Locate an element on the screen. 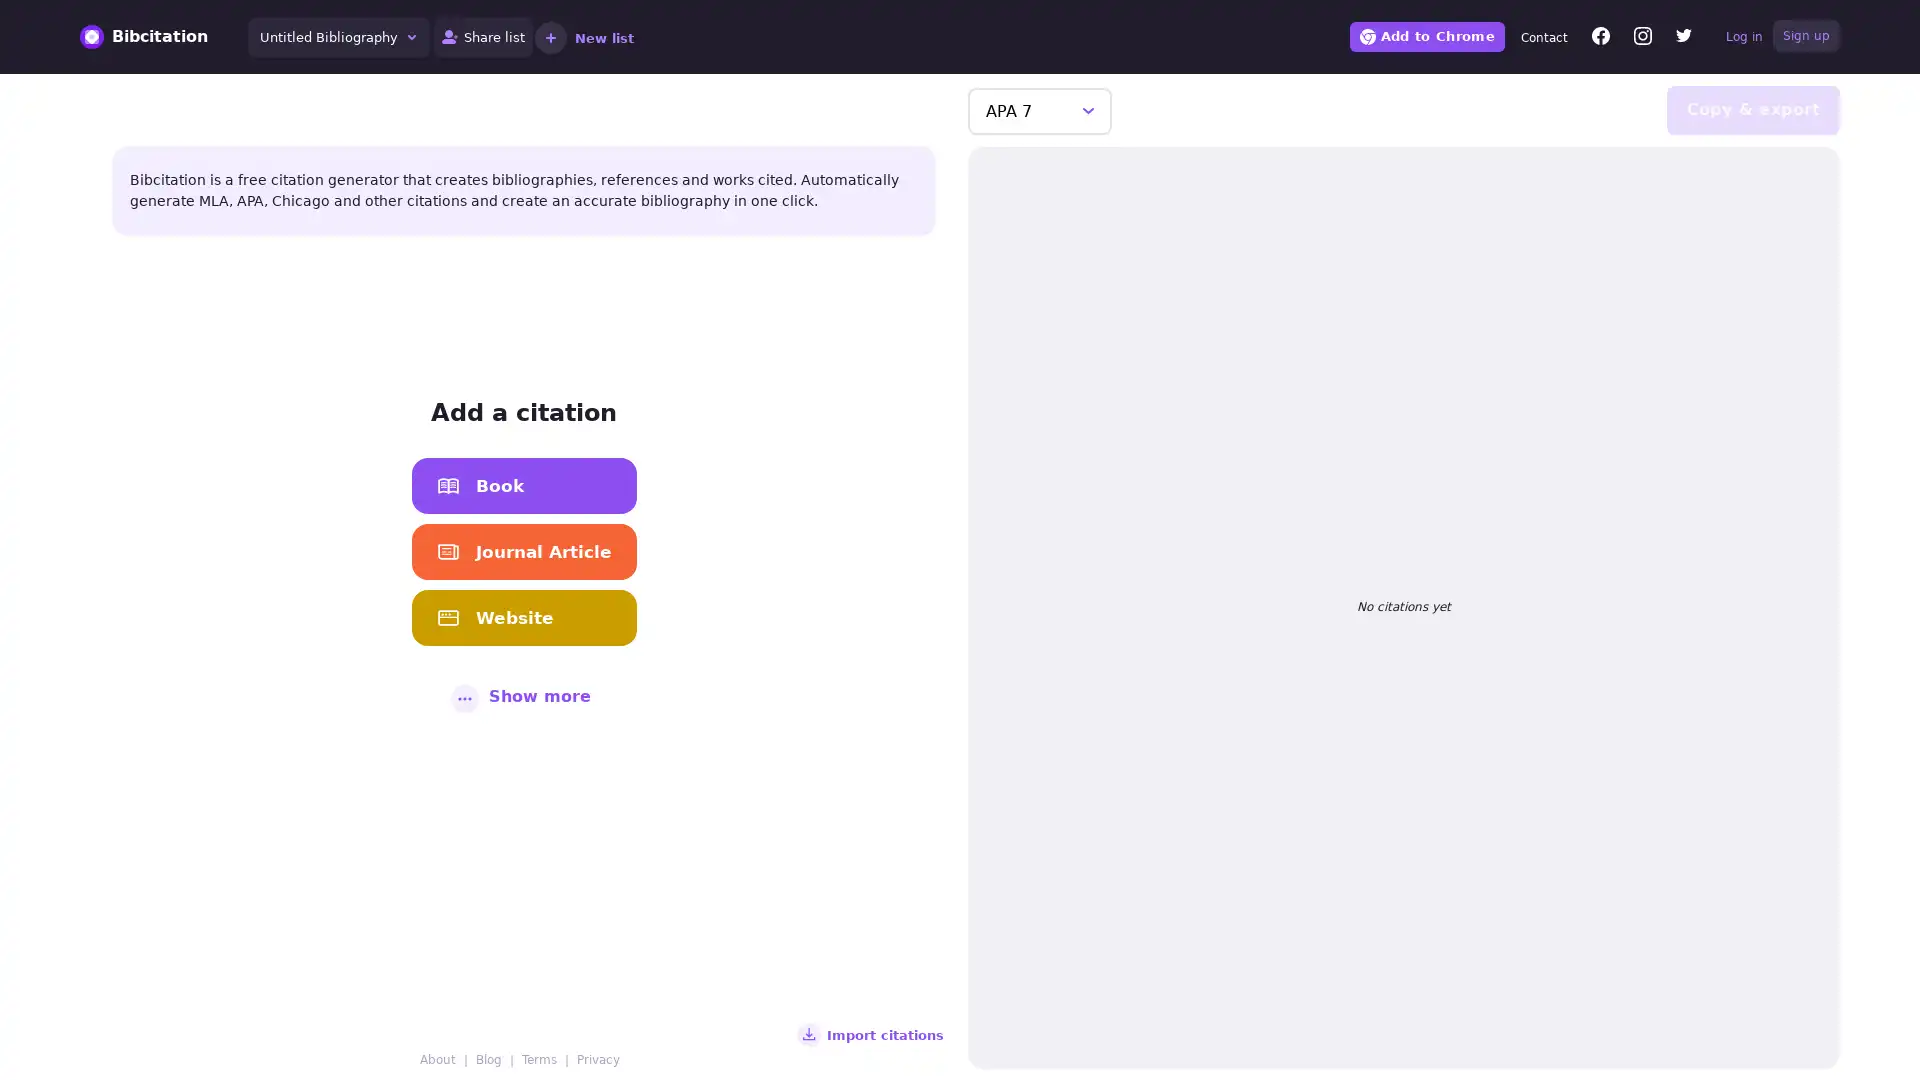 The height and width of the screenshot is (1080, 1920). Import citations is located at coordinates (875, 1034).